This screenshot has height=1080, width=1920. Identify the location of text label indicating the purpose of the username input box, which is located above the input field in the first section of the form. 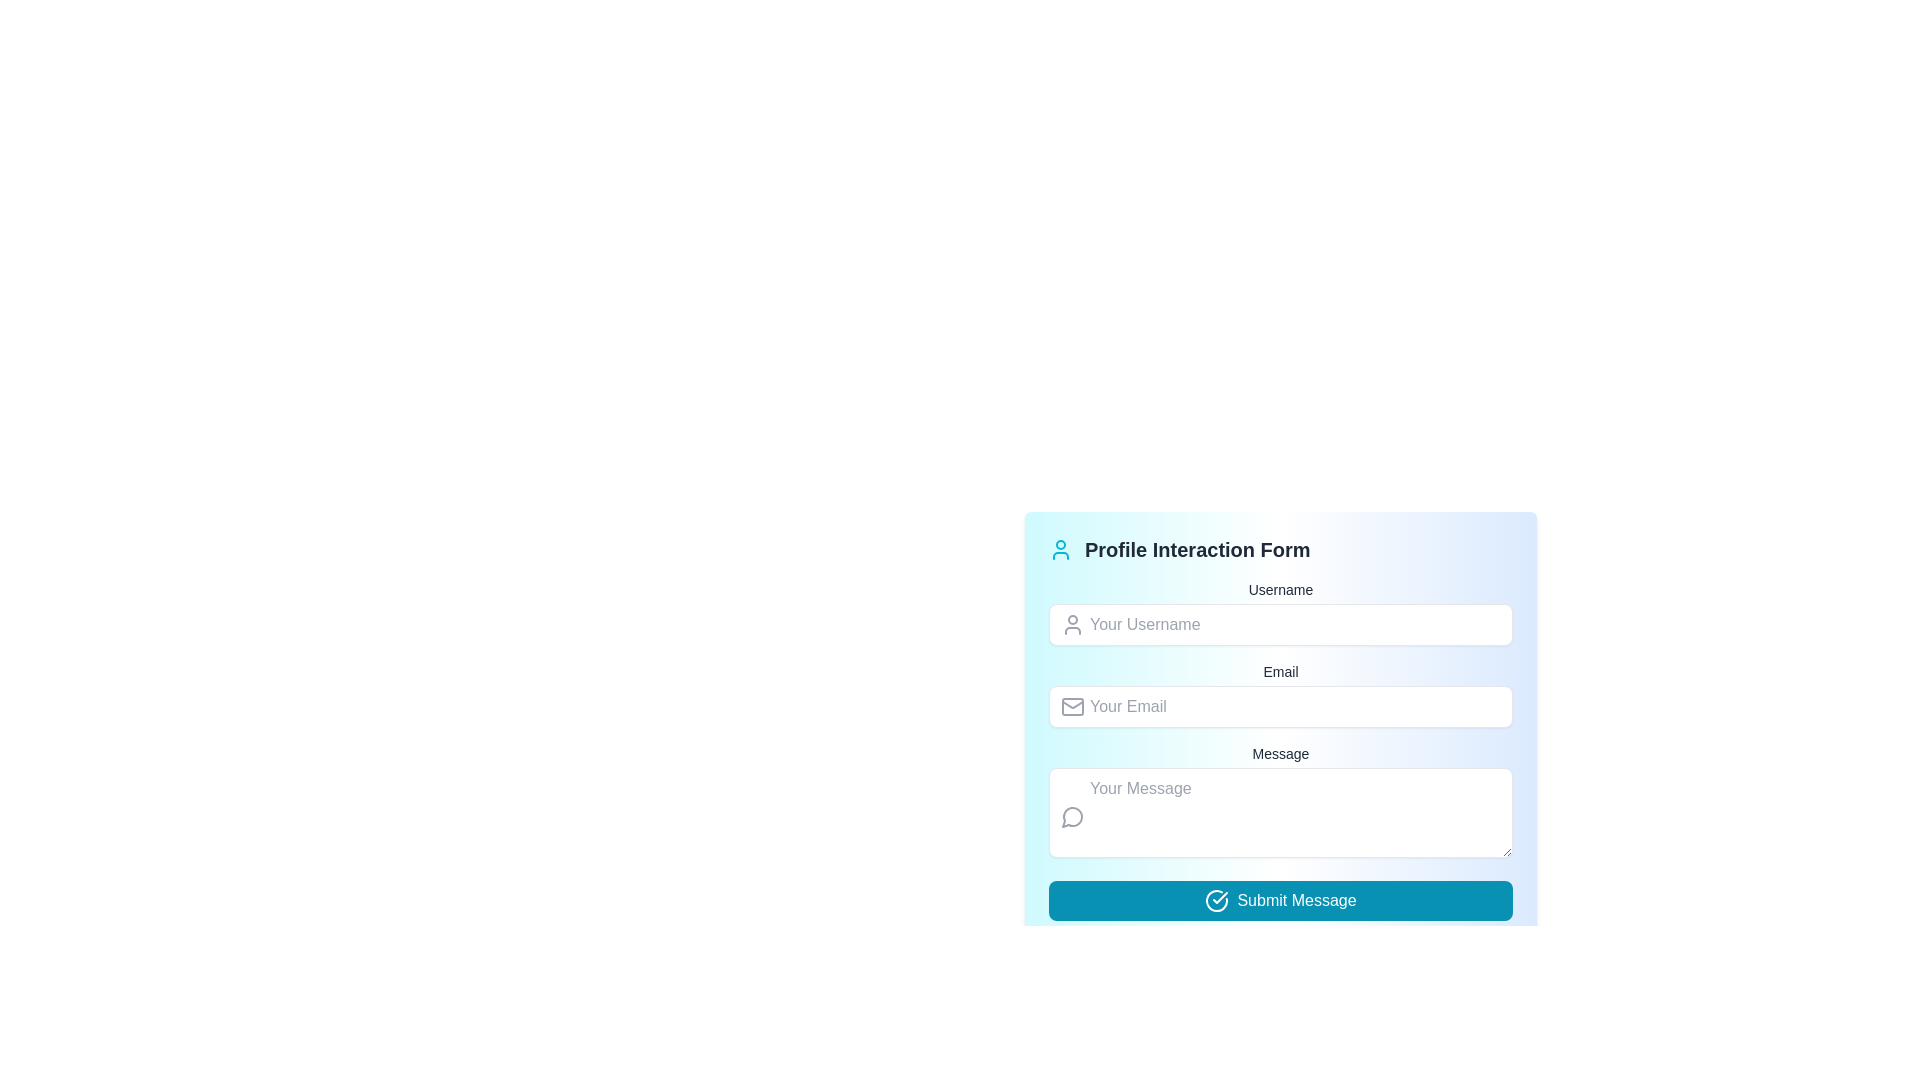
(1281, 589).